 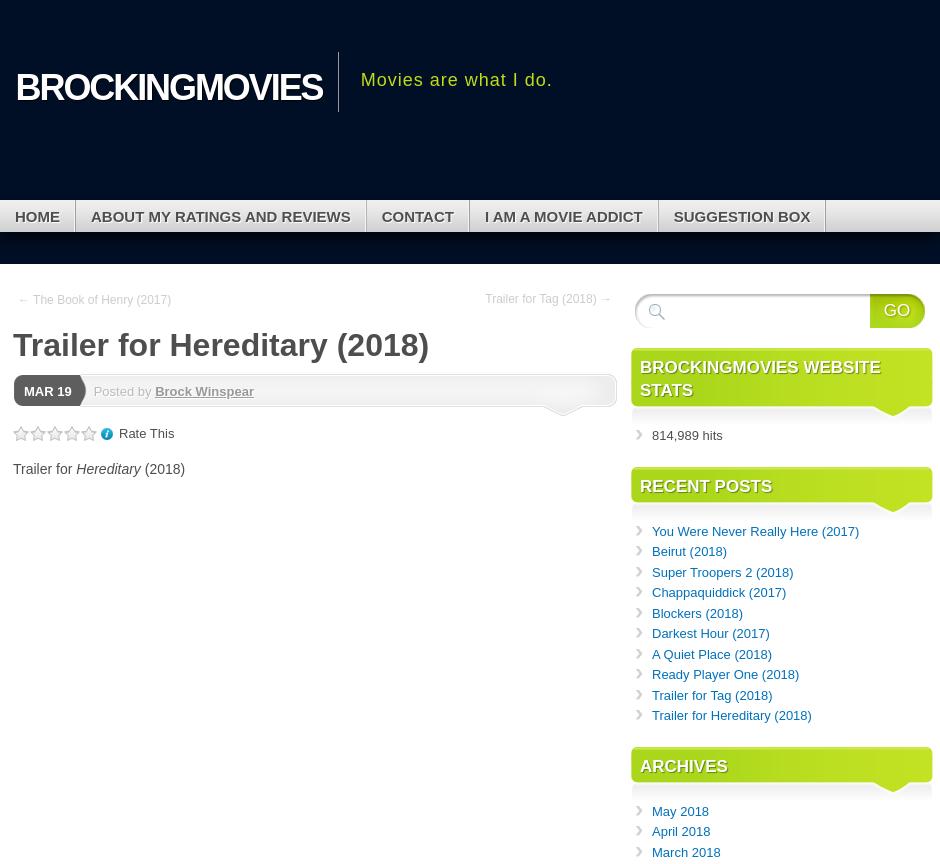 I want to click on 'Hereditary', so click(x=108, y=468).